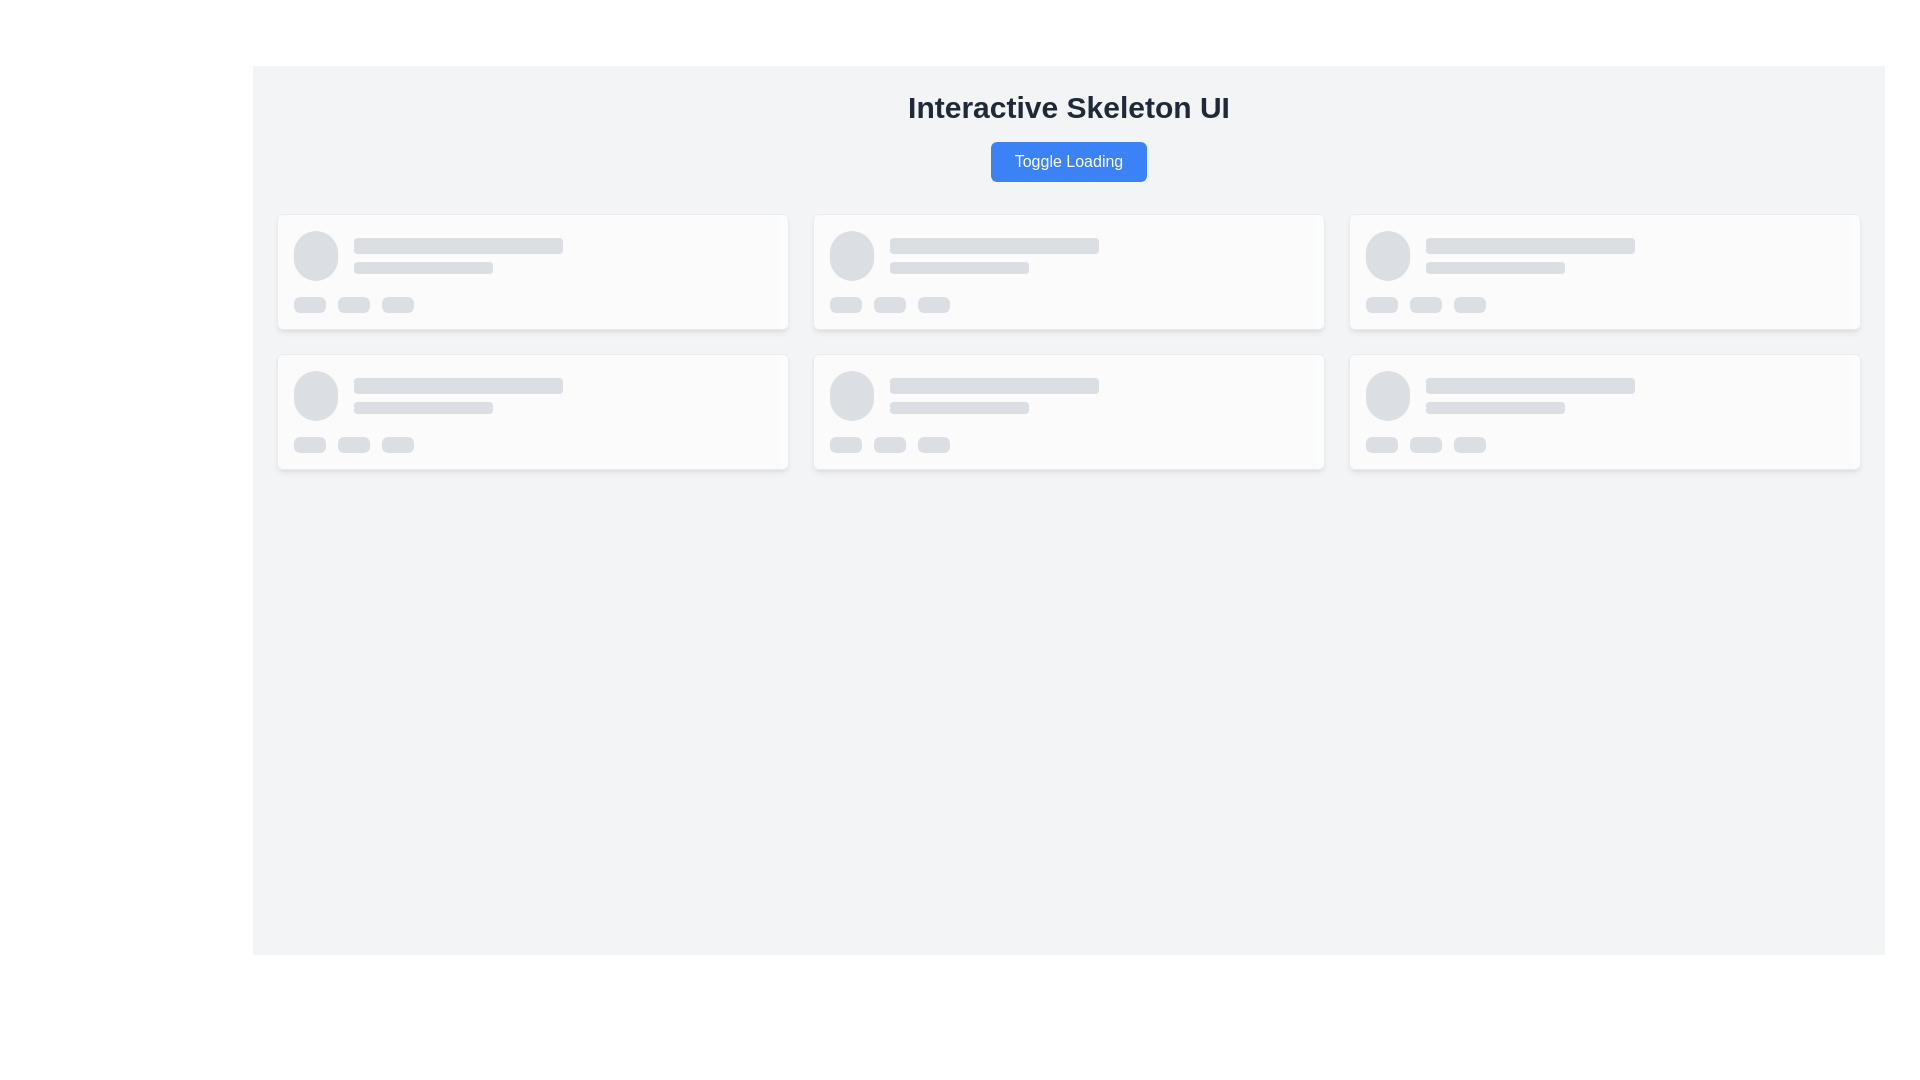 The image size is (1920, 1080). What do you see at coordinates (1068, 161) in the screenshot?
I see `the toggle button located below the heading 'Interactive Skeleton UI'` at bounding box center [1068, 161].